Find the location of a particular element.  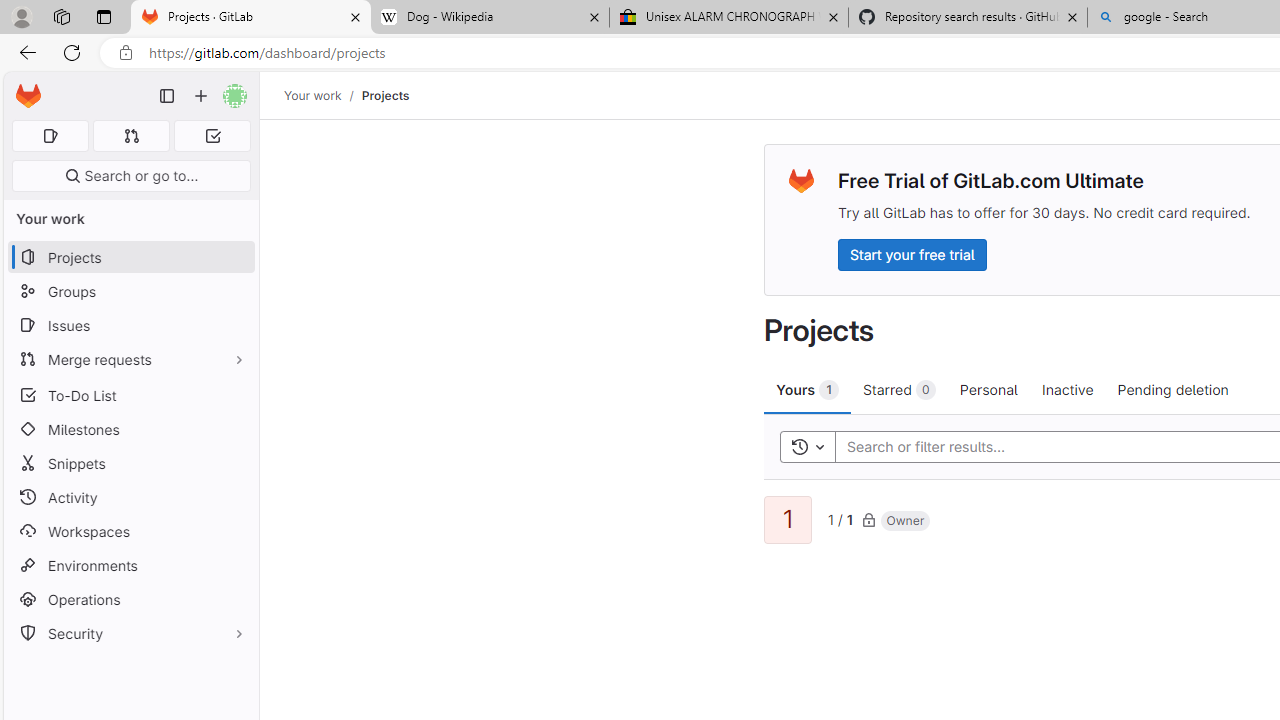

'Your work/' is located at coordinates (323, 95).